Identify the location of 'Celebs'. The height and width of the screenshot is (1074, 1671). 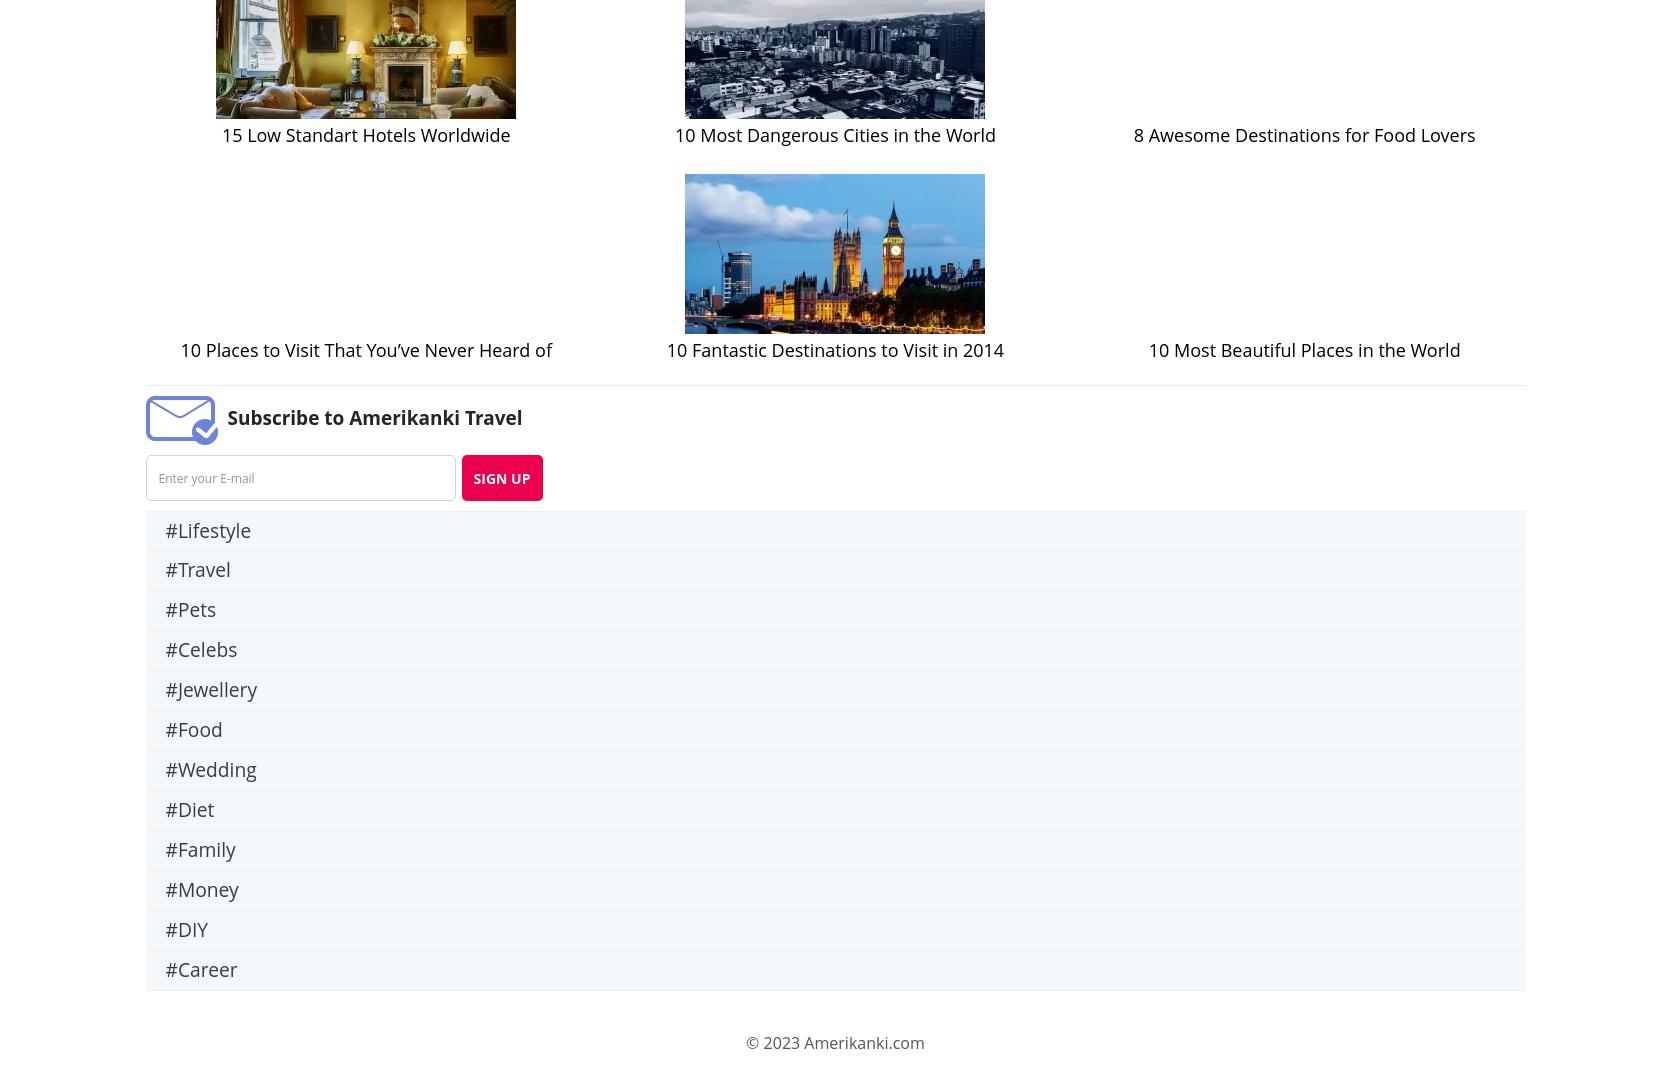
(207, 648).